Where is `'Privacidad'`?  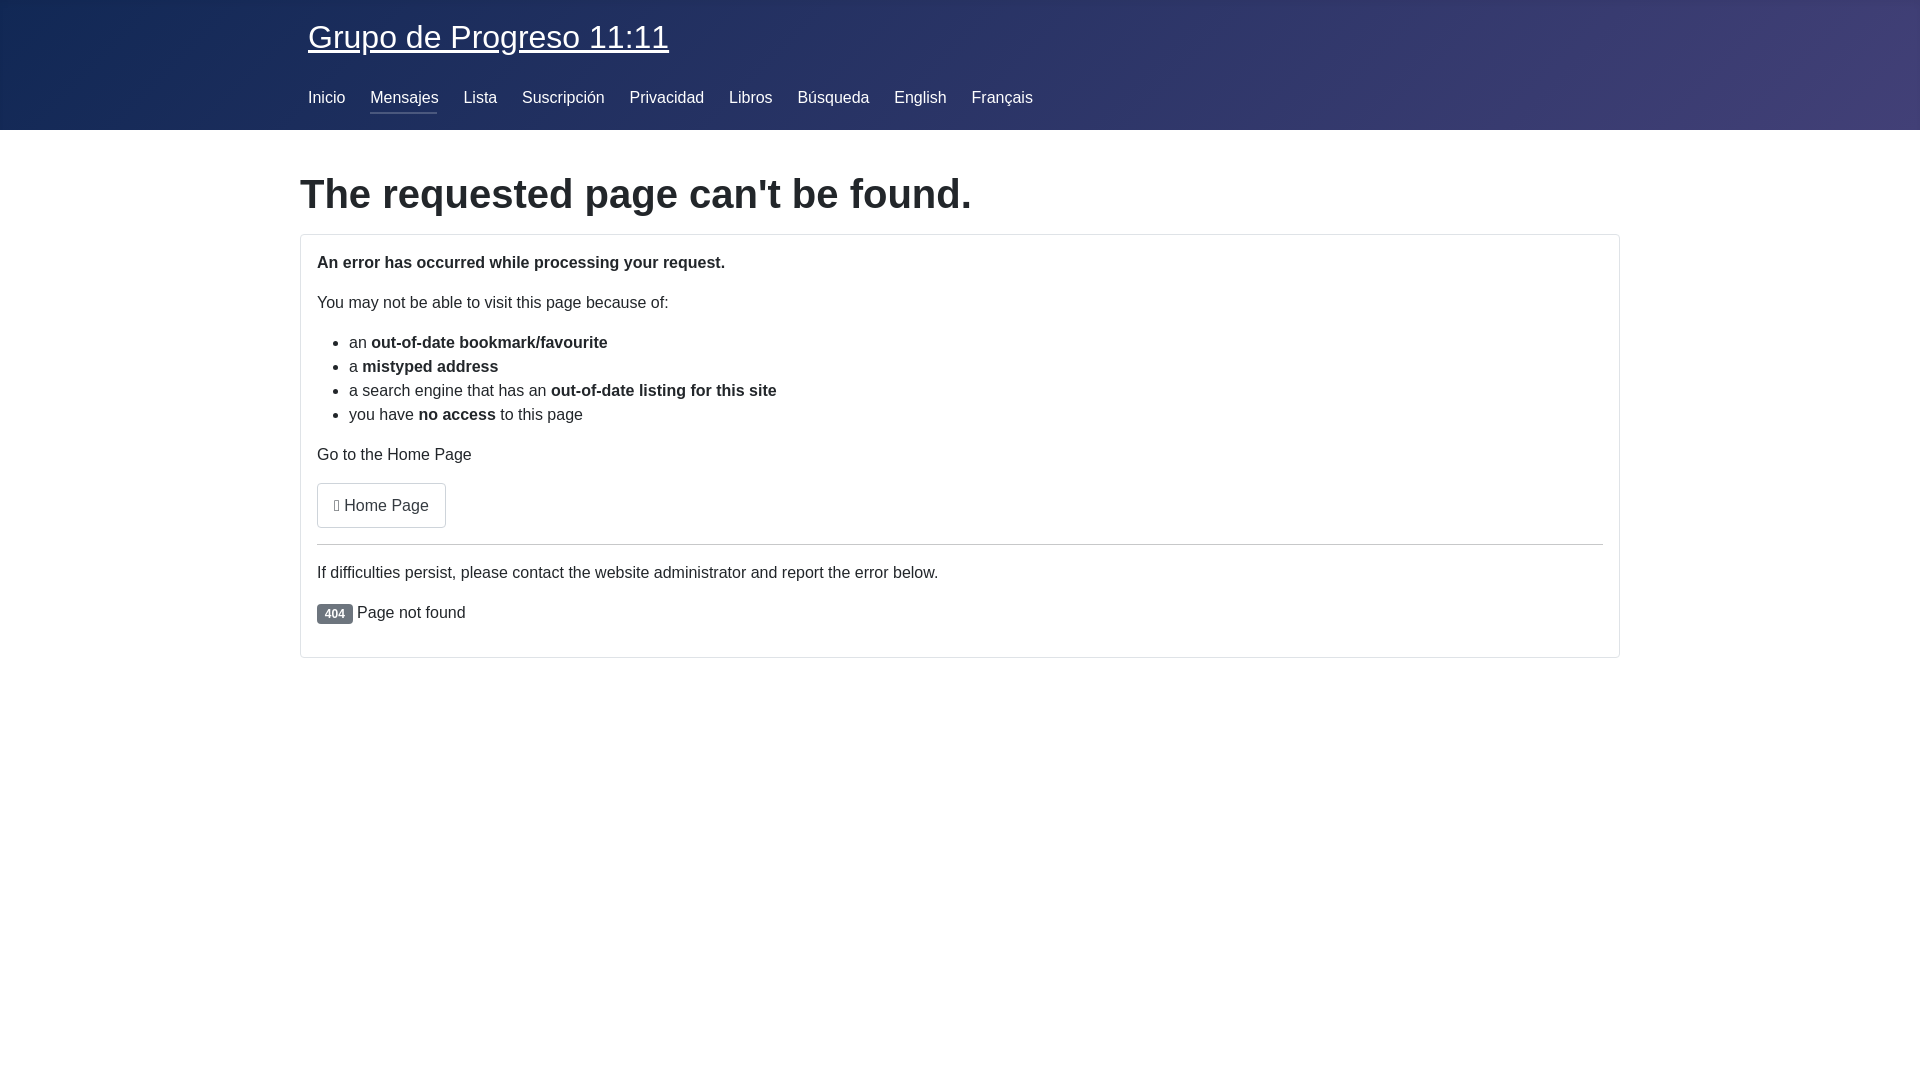 'Privacidad' is located at coordinates (667, 97).